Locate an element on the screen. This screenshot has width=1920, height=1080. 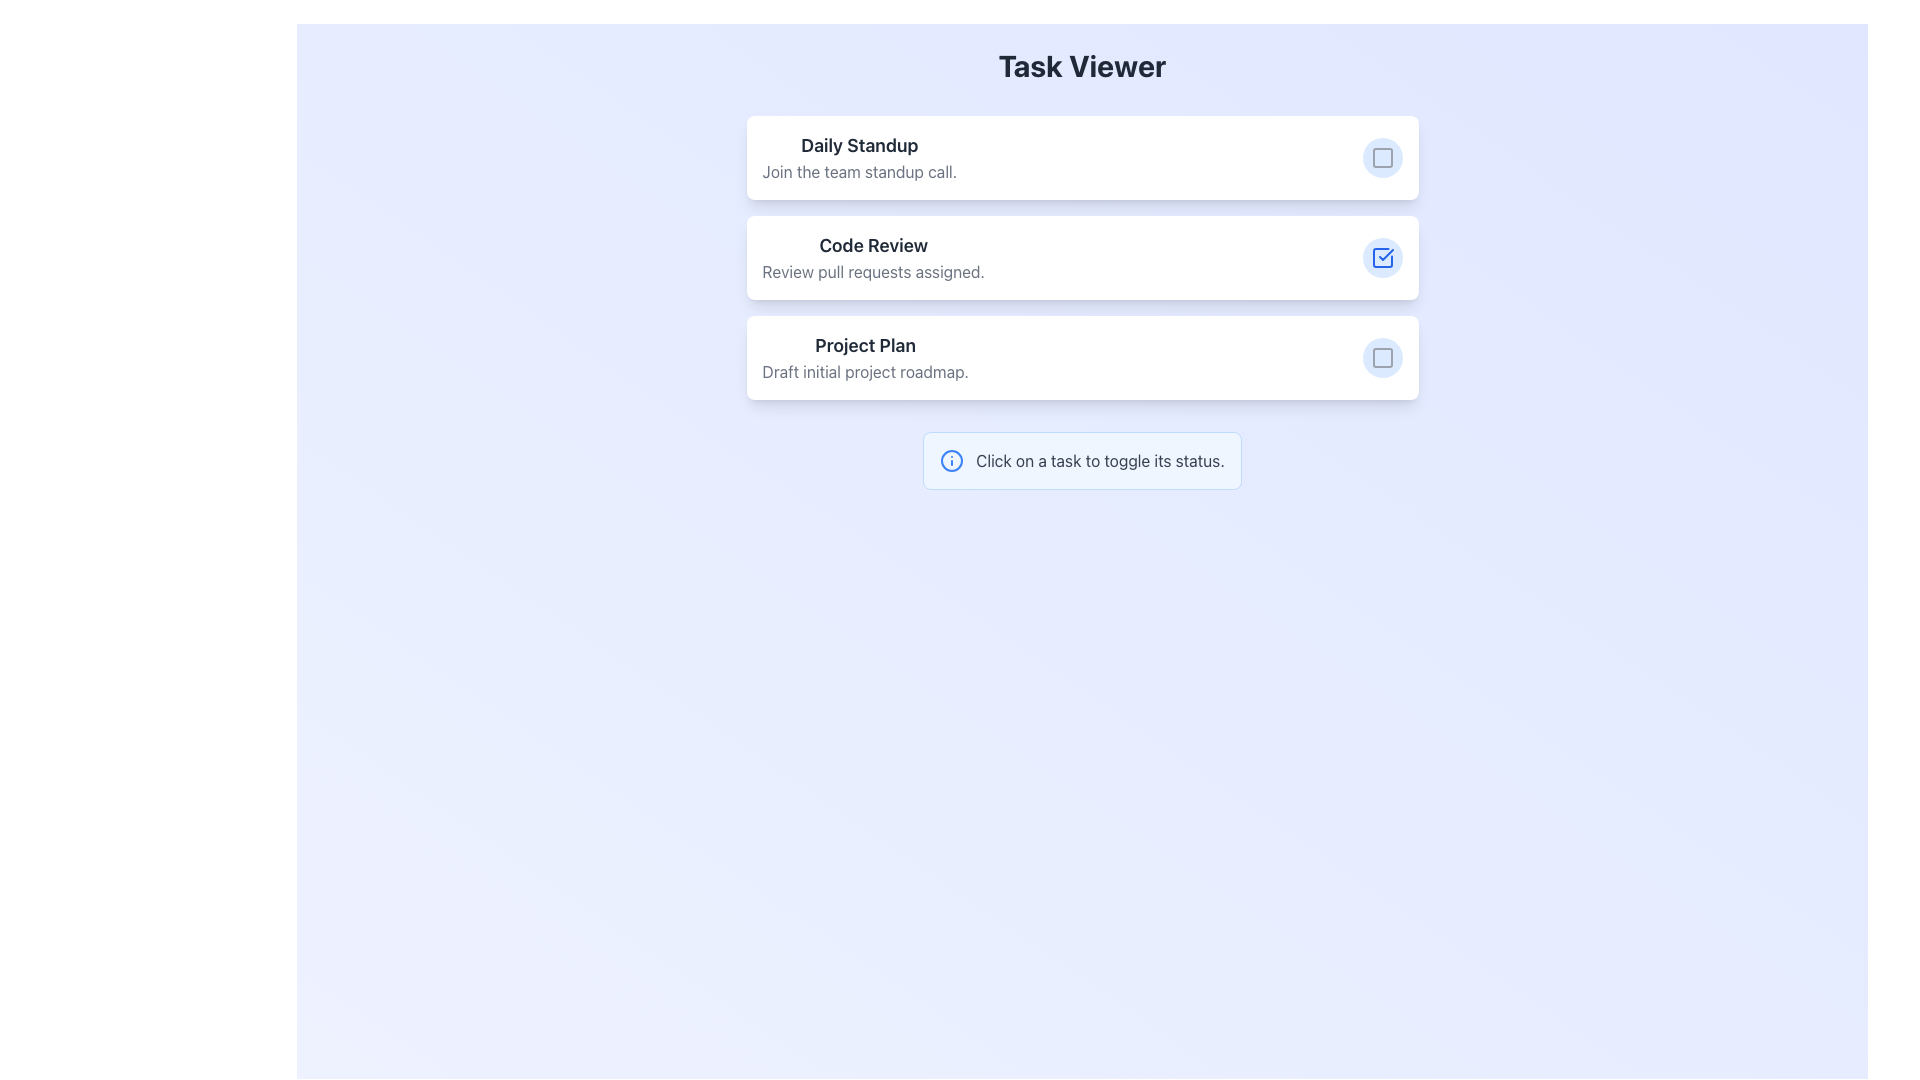
the Static Text element that serves as the title for the task card labeled 'Project Plan', which is located at the coordinates provided is located at coordinates (865, 345).